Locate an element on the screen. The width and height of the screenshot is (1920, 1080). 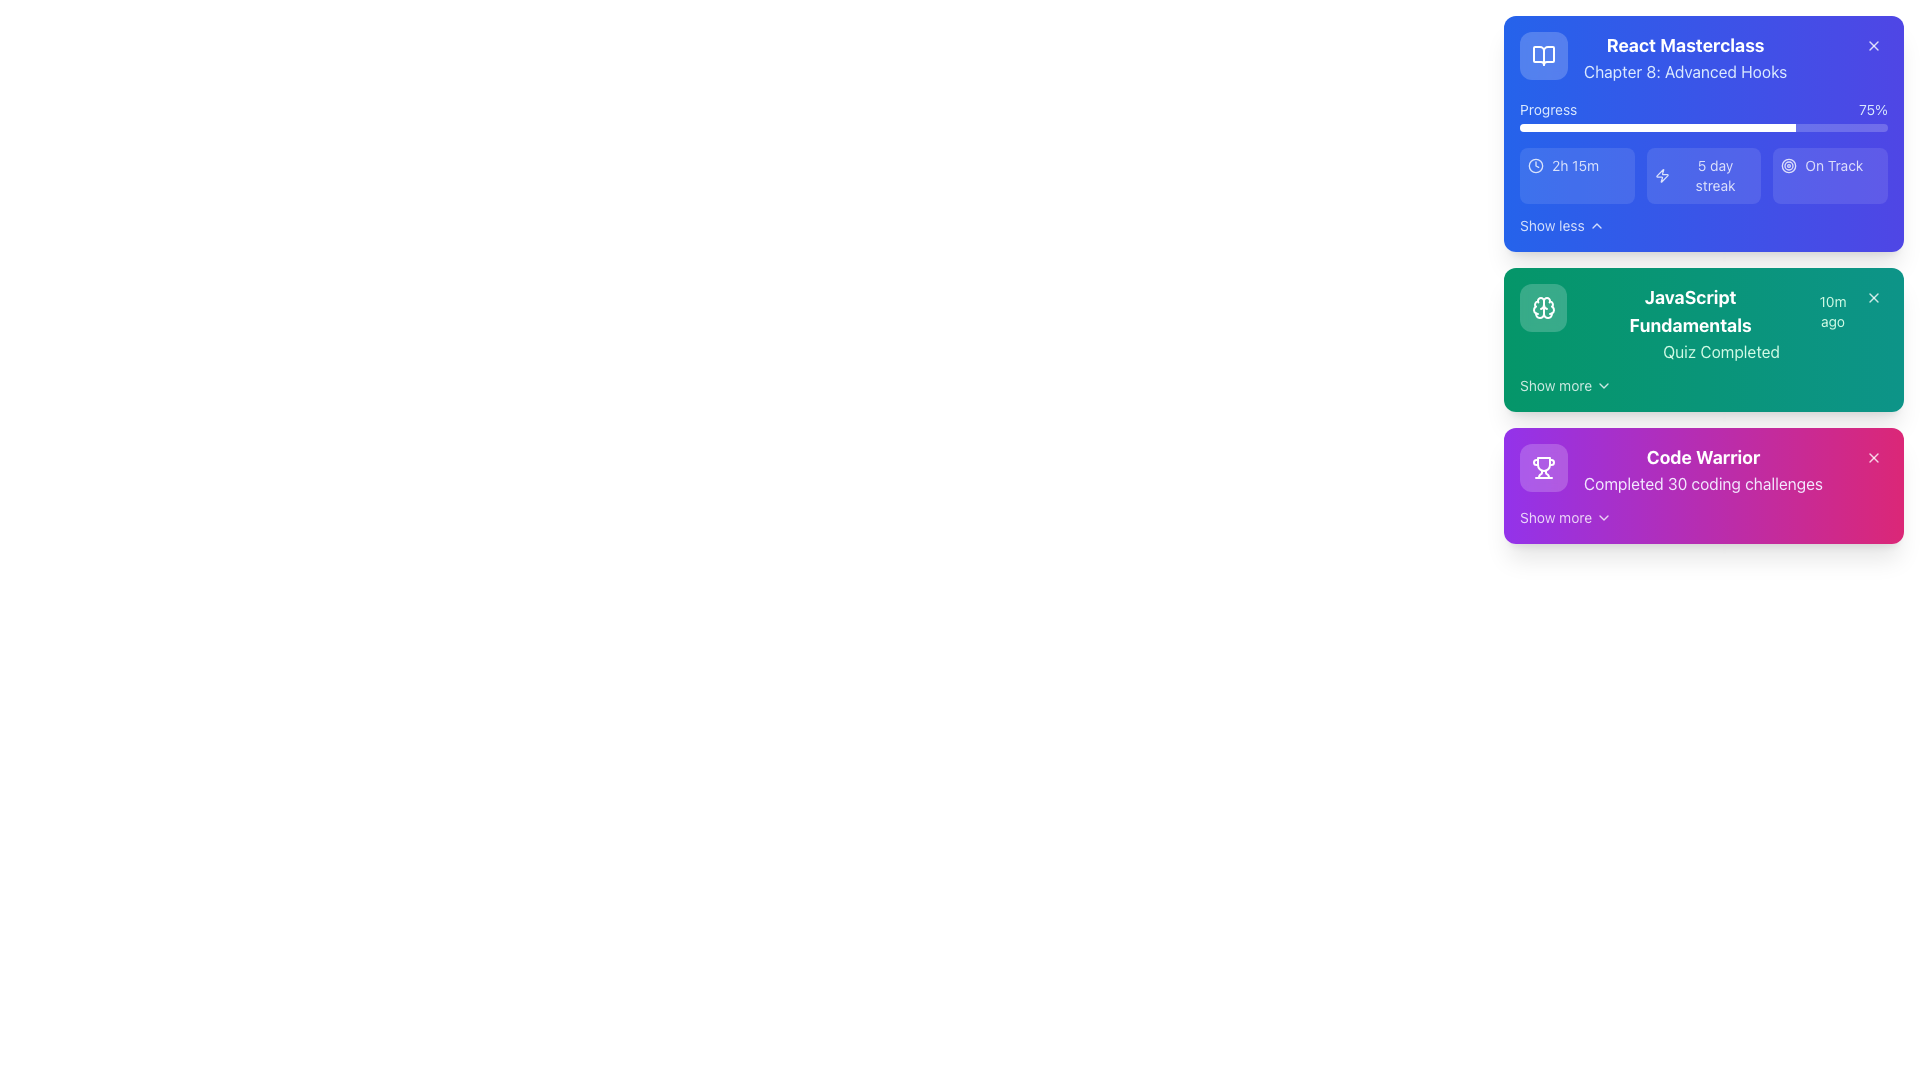
text label saying 'Chapter 8: Advanced Hooks' styled with a blue font, located below the title 'React Masterclass' within the blue card is located at coordinates (1684, 71).